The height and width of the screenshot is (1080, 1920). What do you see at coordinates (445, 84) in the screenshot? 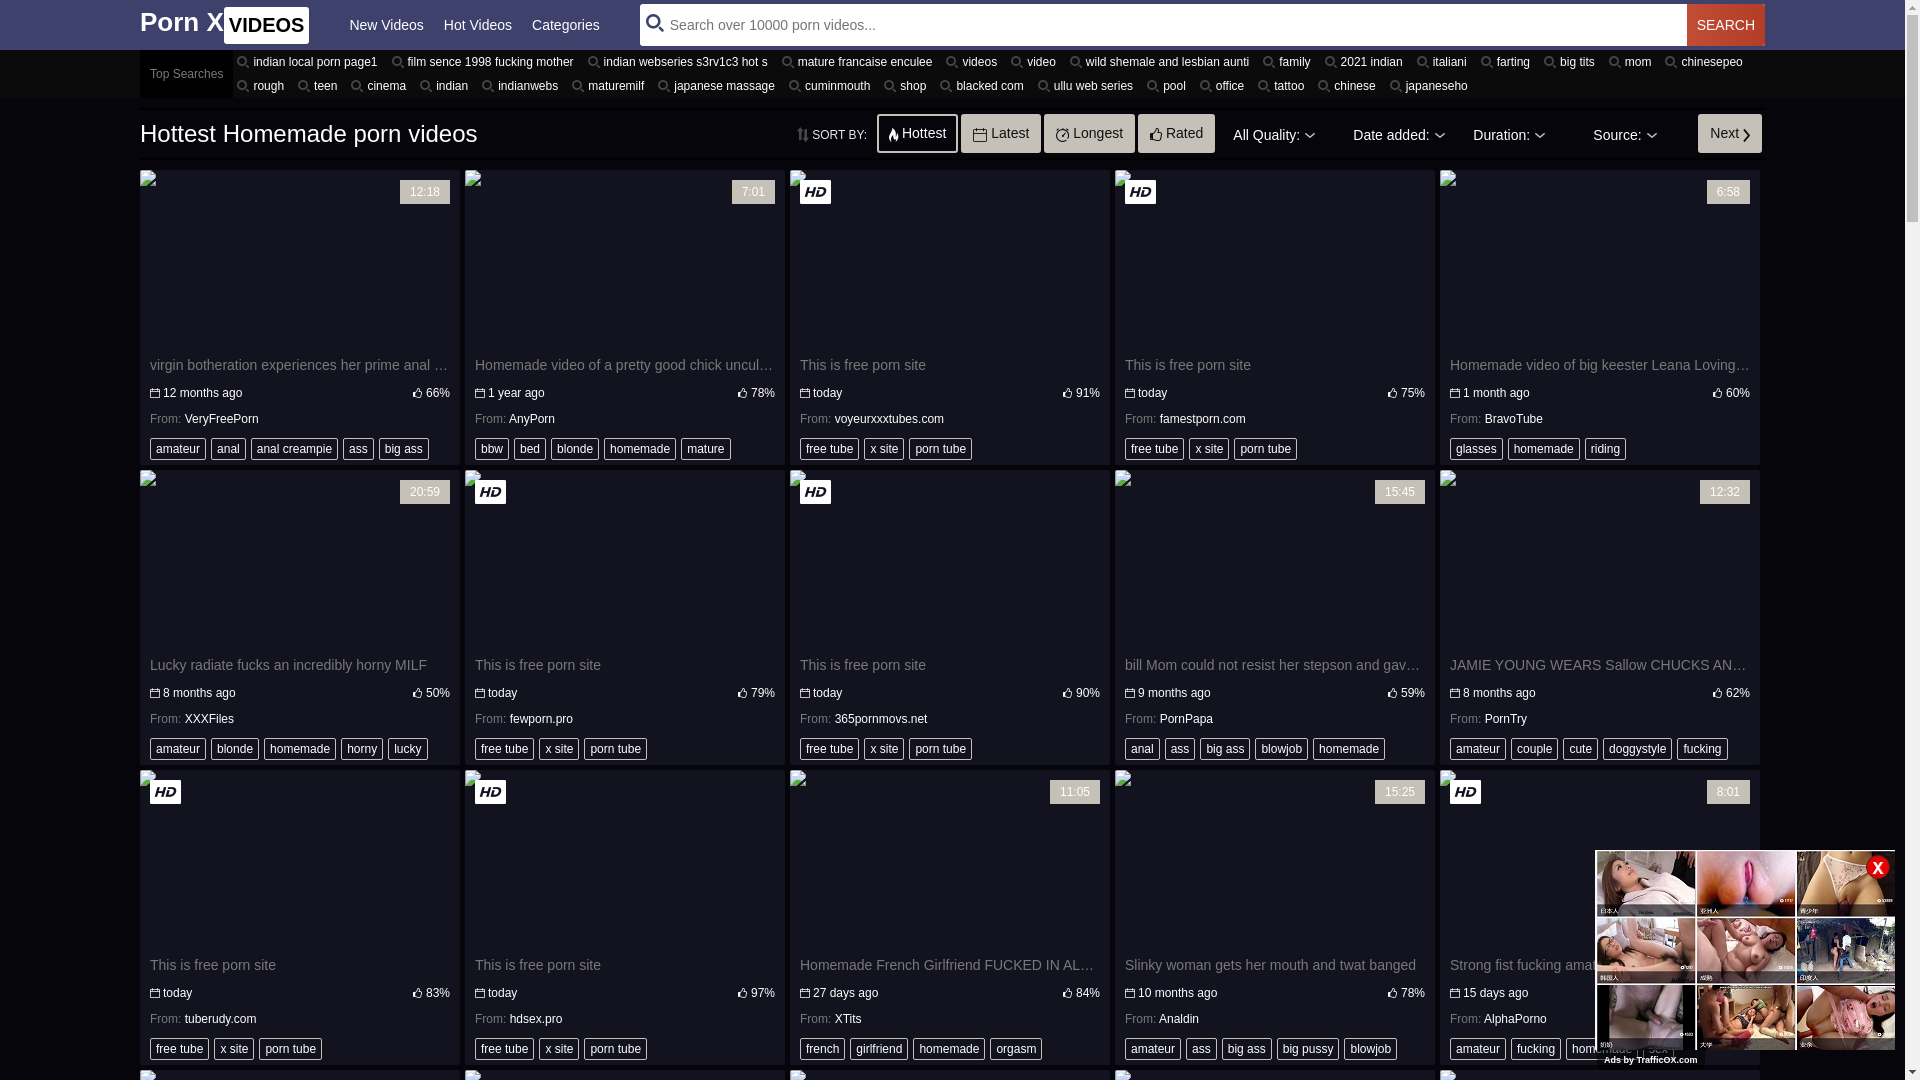
I see `'indian'` at bounding box center [445, 84].